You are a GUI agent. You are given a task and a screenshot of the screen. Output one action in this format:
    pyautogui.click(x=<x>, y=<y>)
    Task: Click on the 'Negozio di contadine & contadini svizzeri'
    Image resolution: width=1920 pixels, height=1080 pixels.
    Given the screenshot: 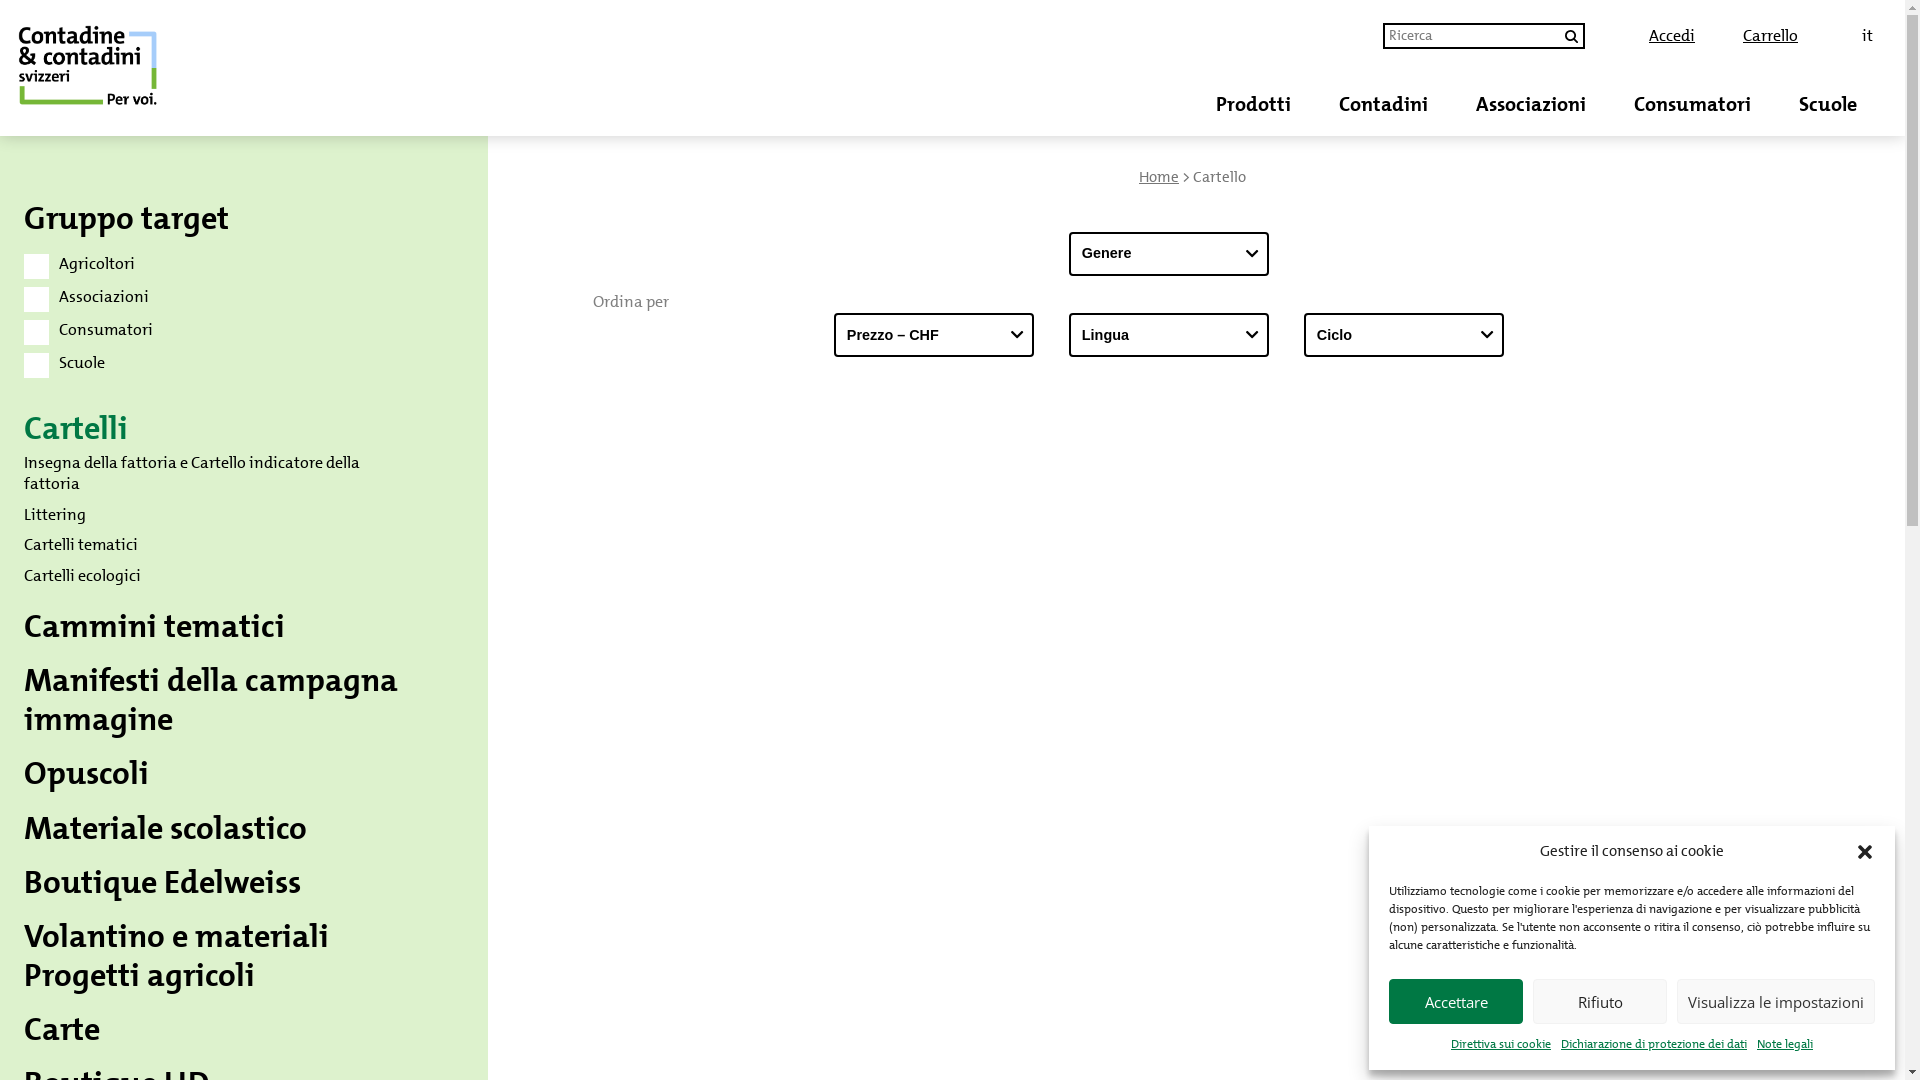 What is the action you would take?
    pyautogui.click(x=0, y=67)
    